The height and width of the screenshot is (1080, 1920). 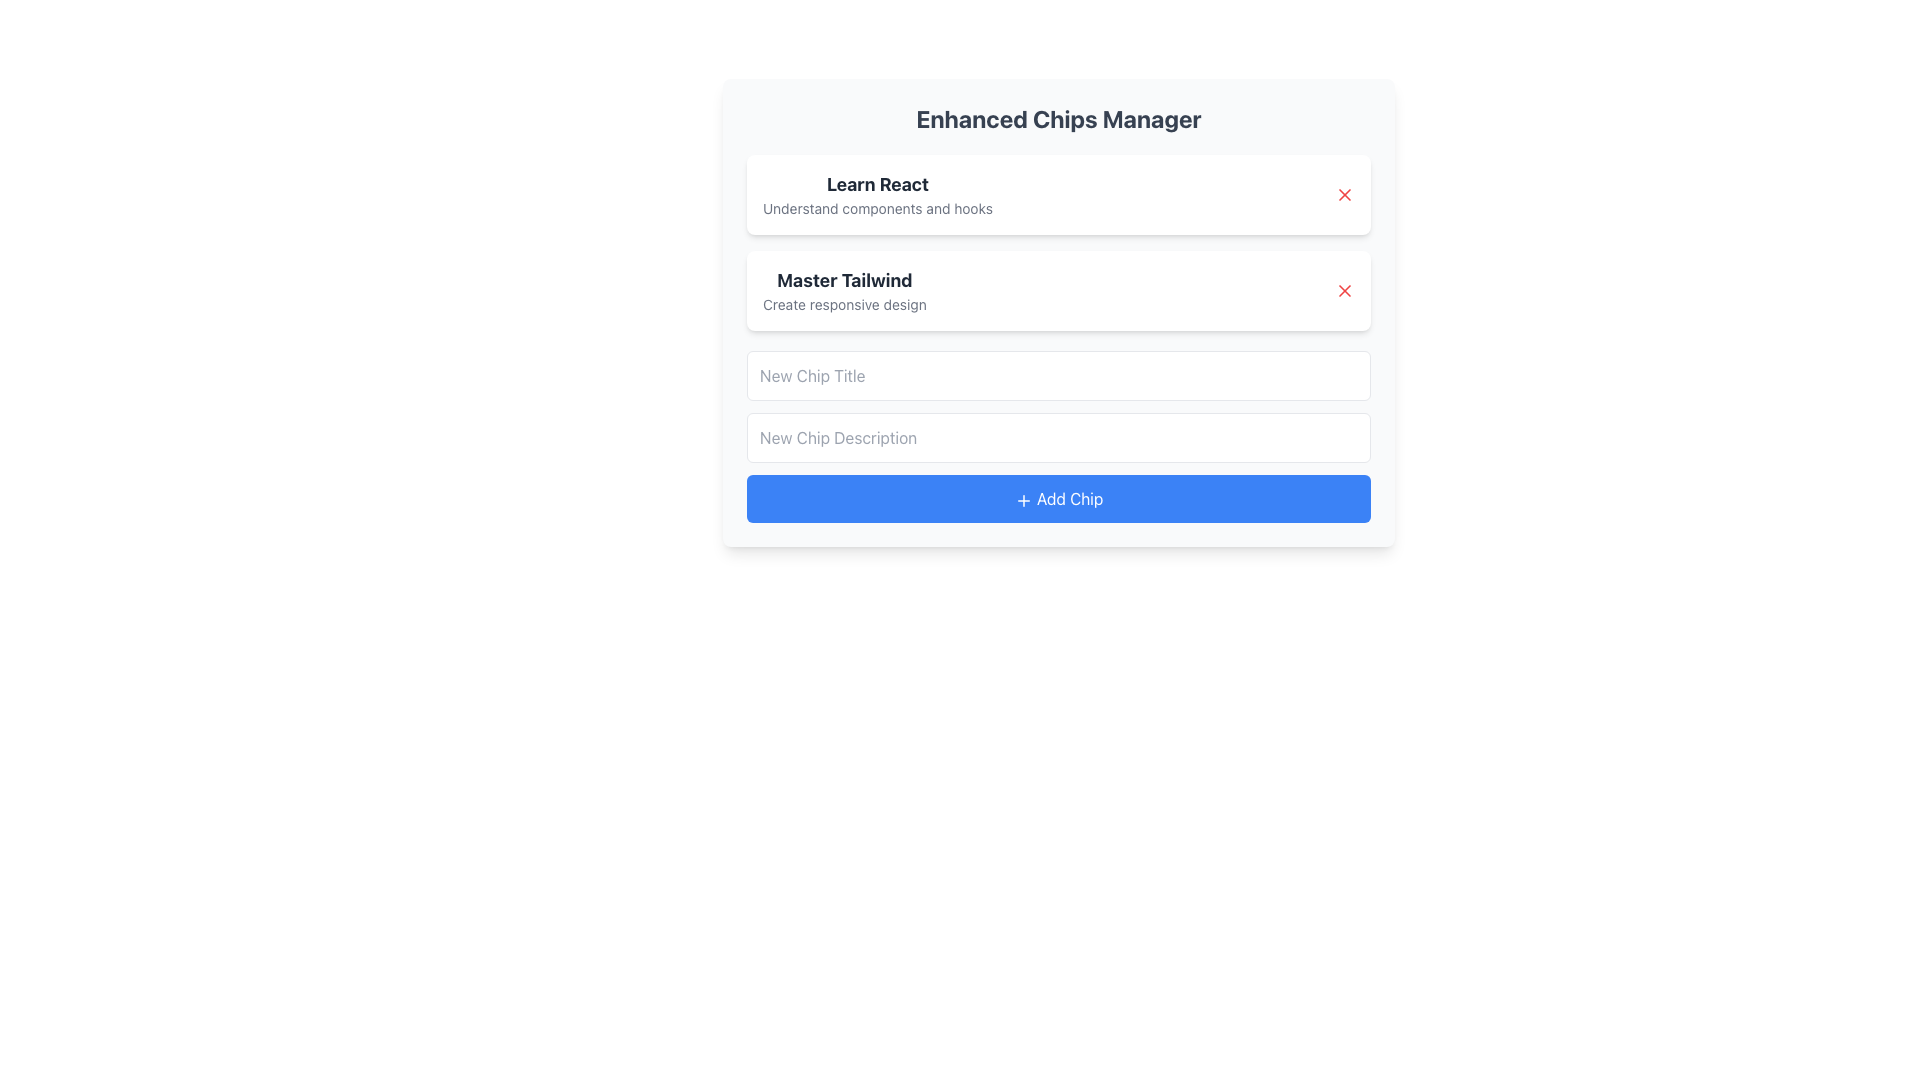 What do you see at coordinates (1344, 195) in the screenshot?
I see `the diagonal cross ('X') button located in the upper-right corner of the card displaying 'Learn React'` at bounding box center [1344, 195].